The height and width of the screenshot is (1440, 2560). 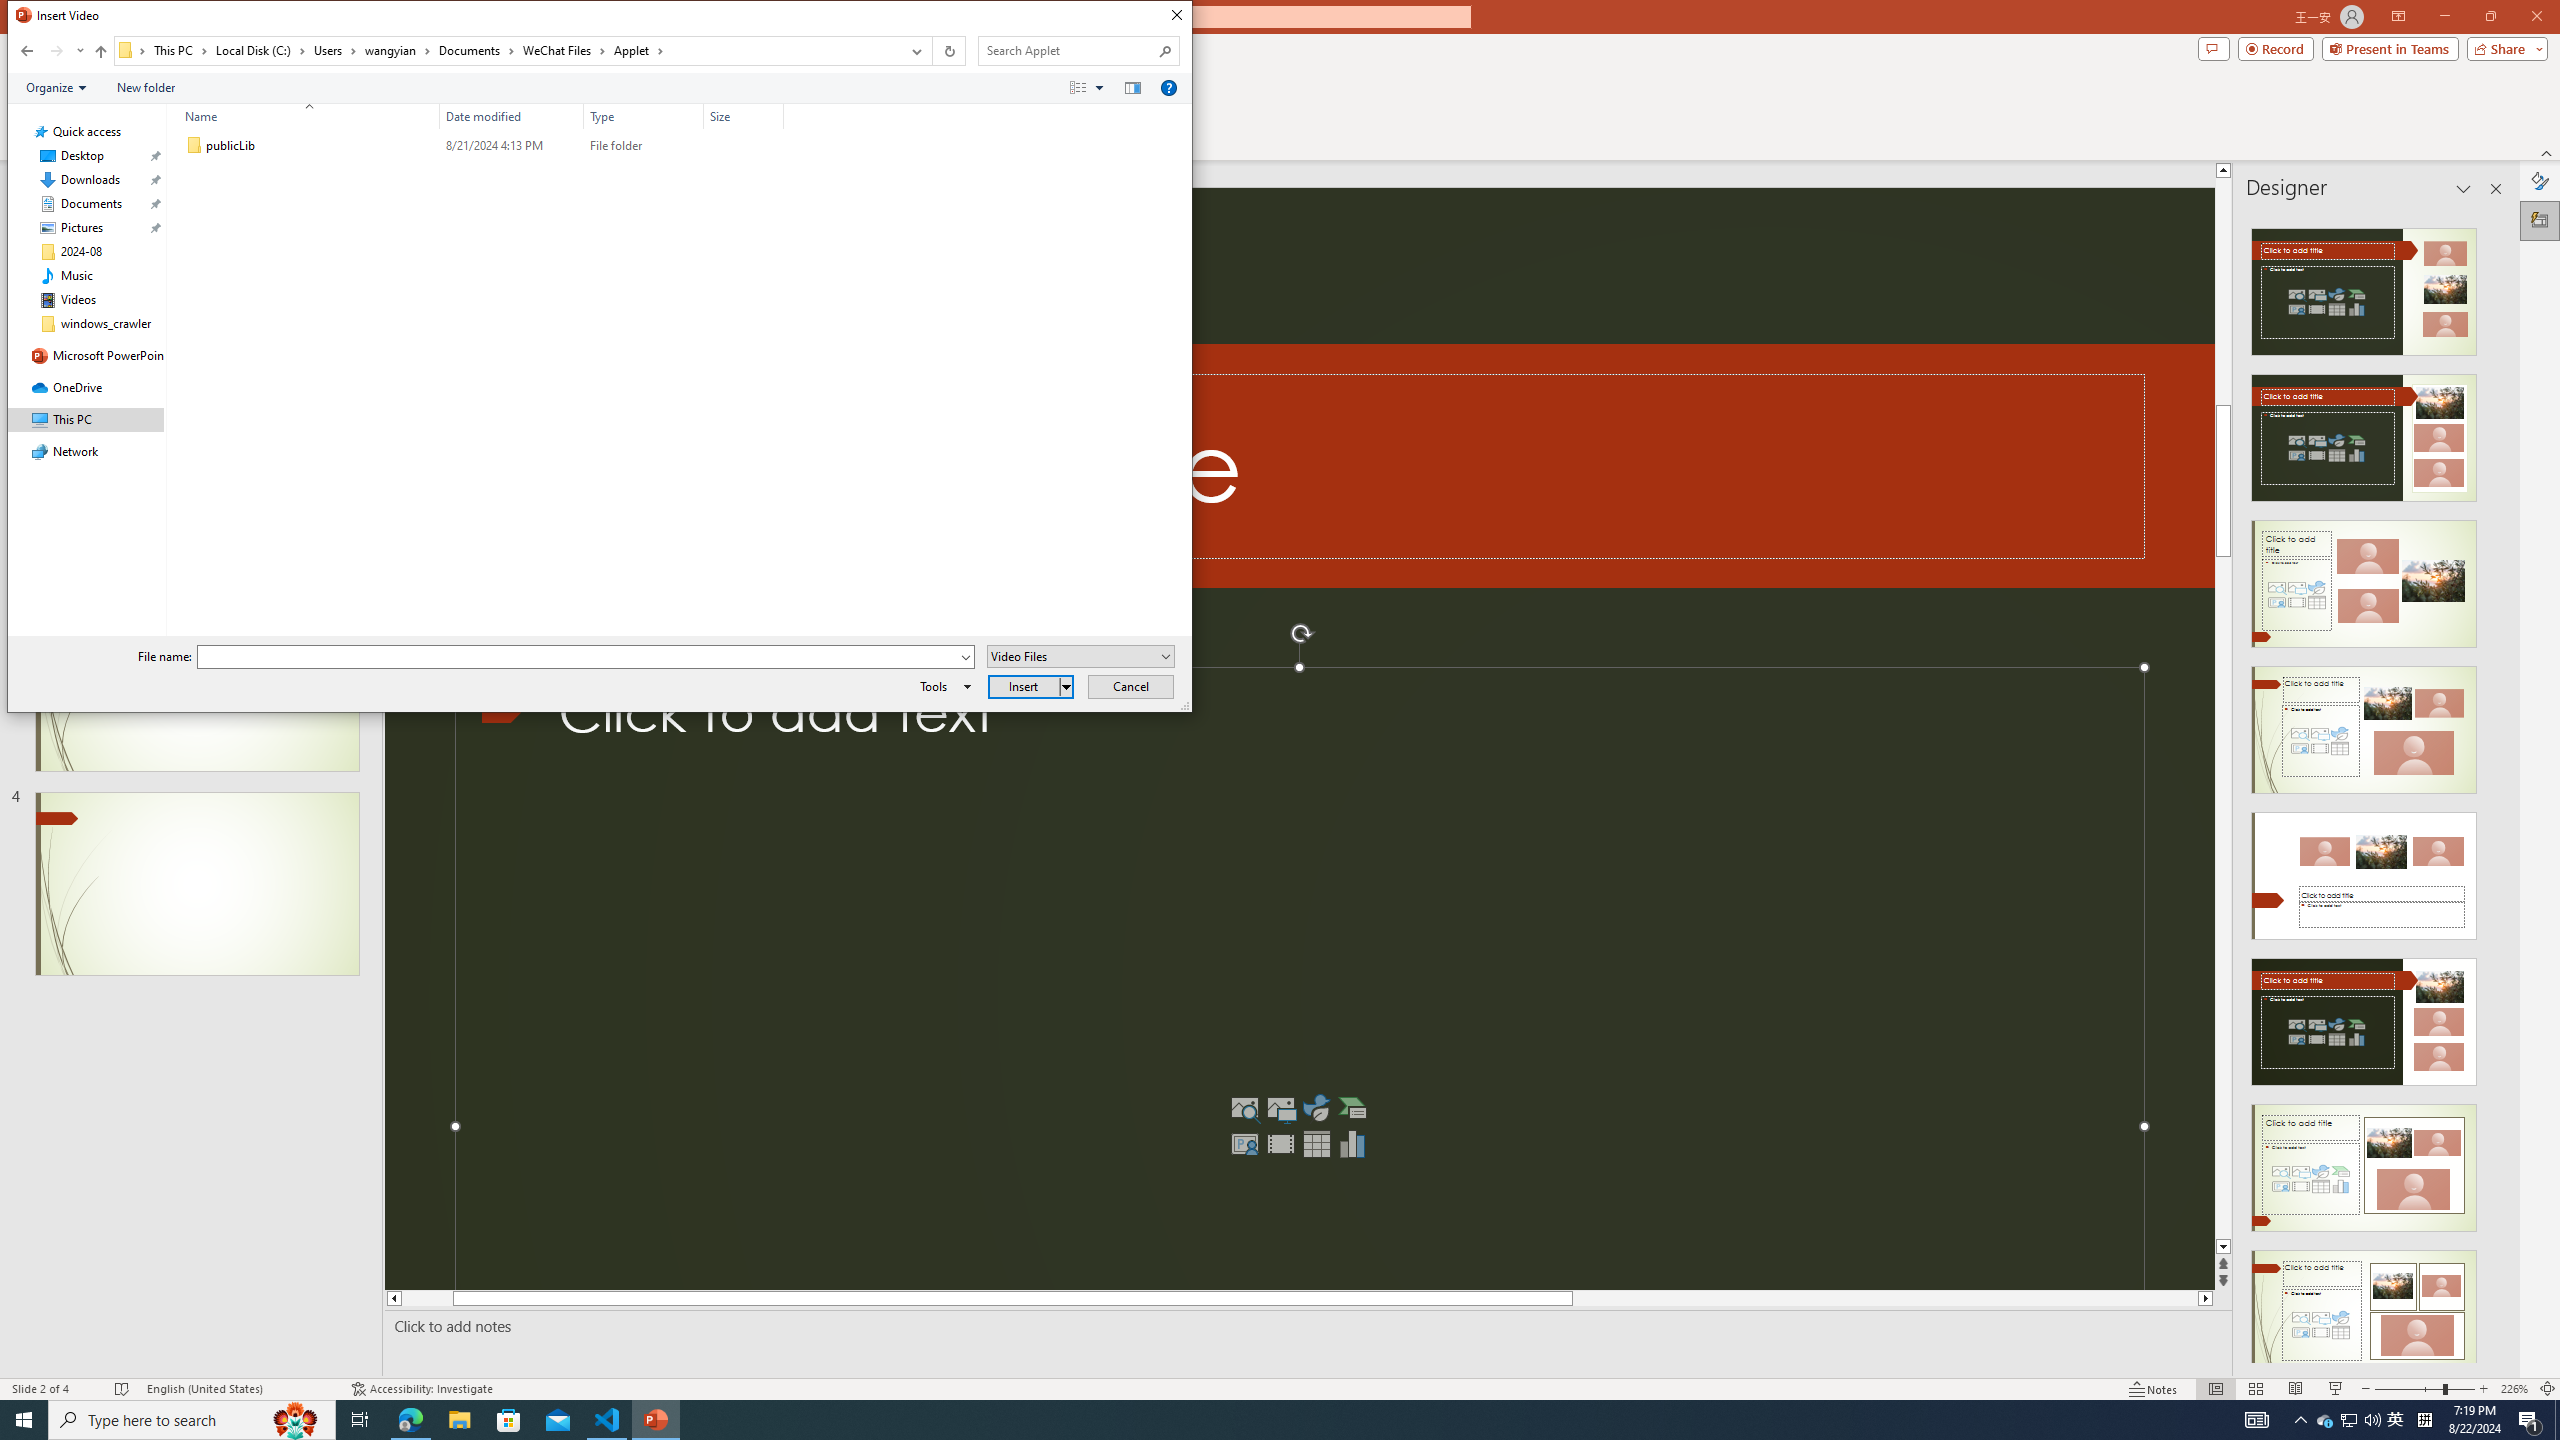 I want to click on 'Forward (Alt + Right Arrow)', so click(x=56, y=50).